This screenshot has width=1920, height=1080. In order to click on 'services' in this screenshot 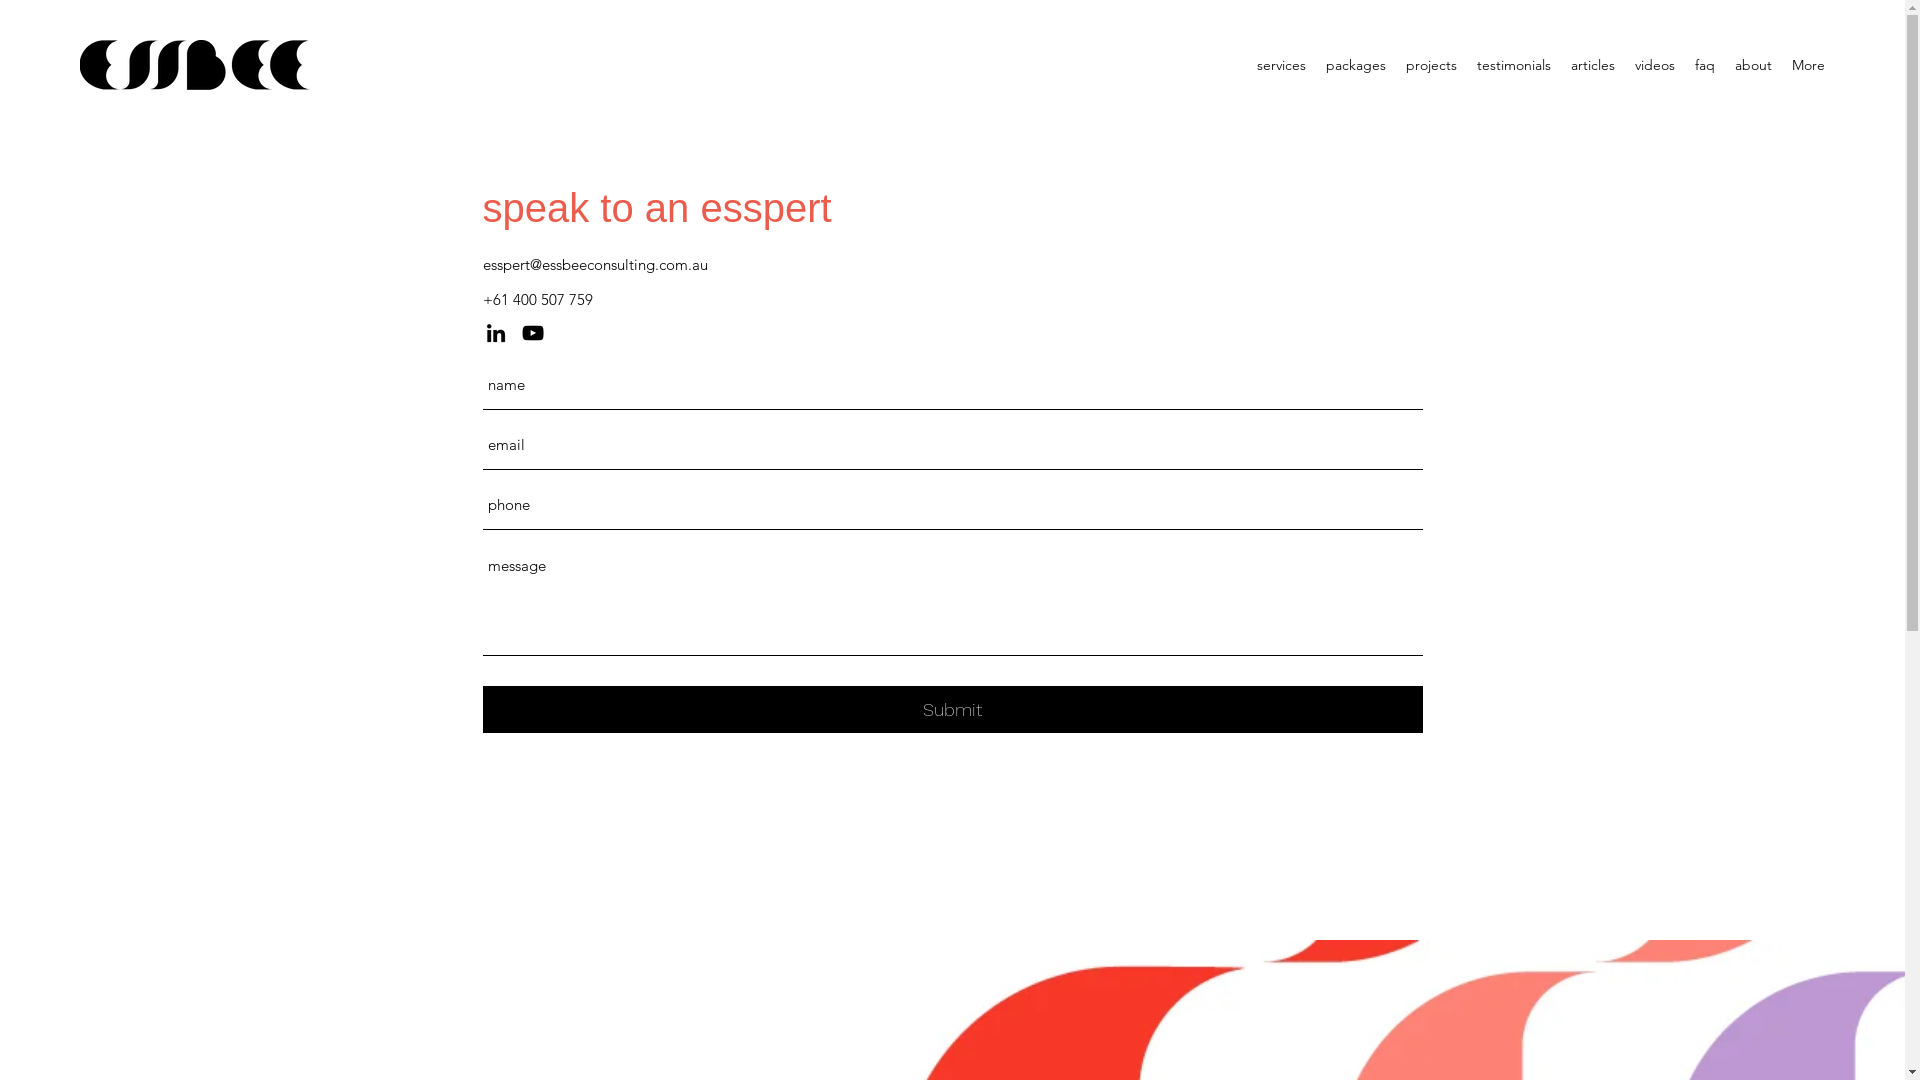, I will do `click(1281, 64)`.